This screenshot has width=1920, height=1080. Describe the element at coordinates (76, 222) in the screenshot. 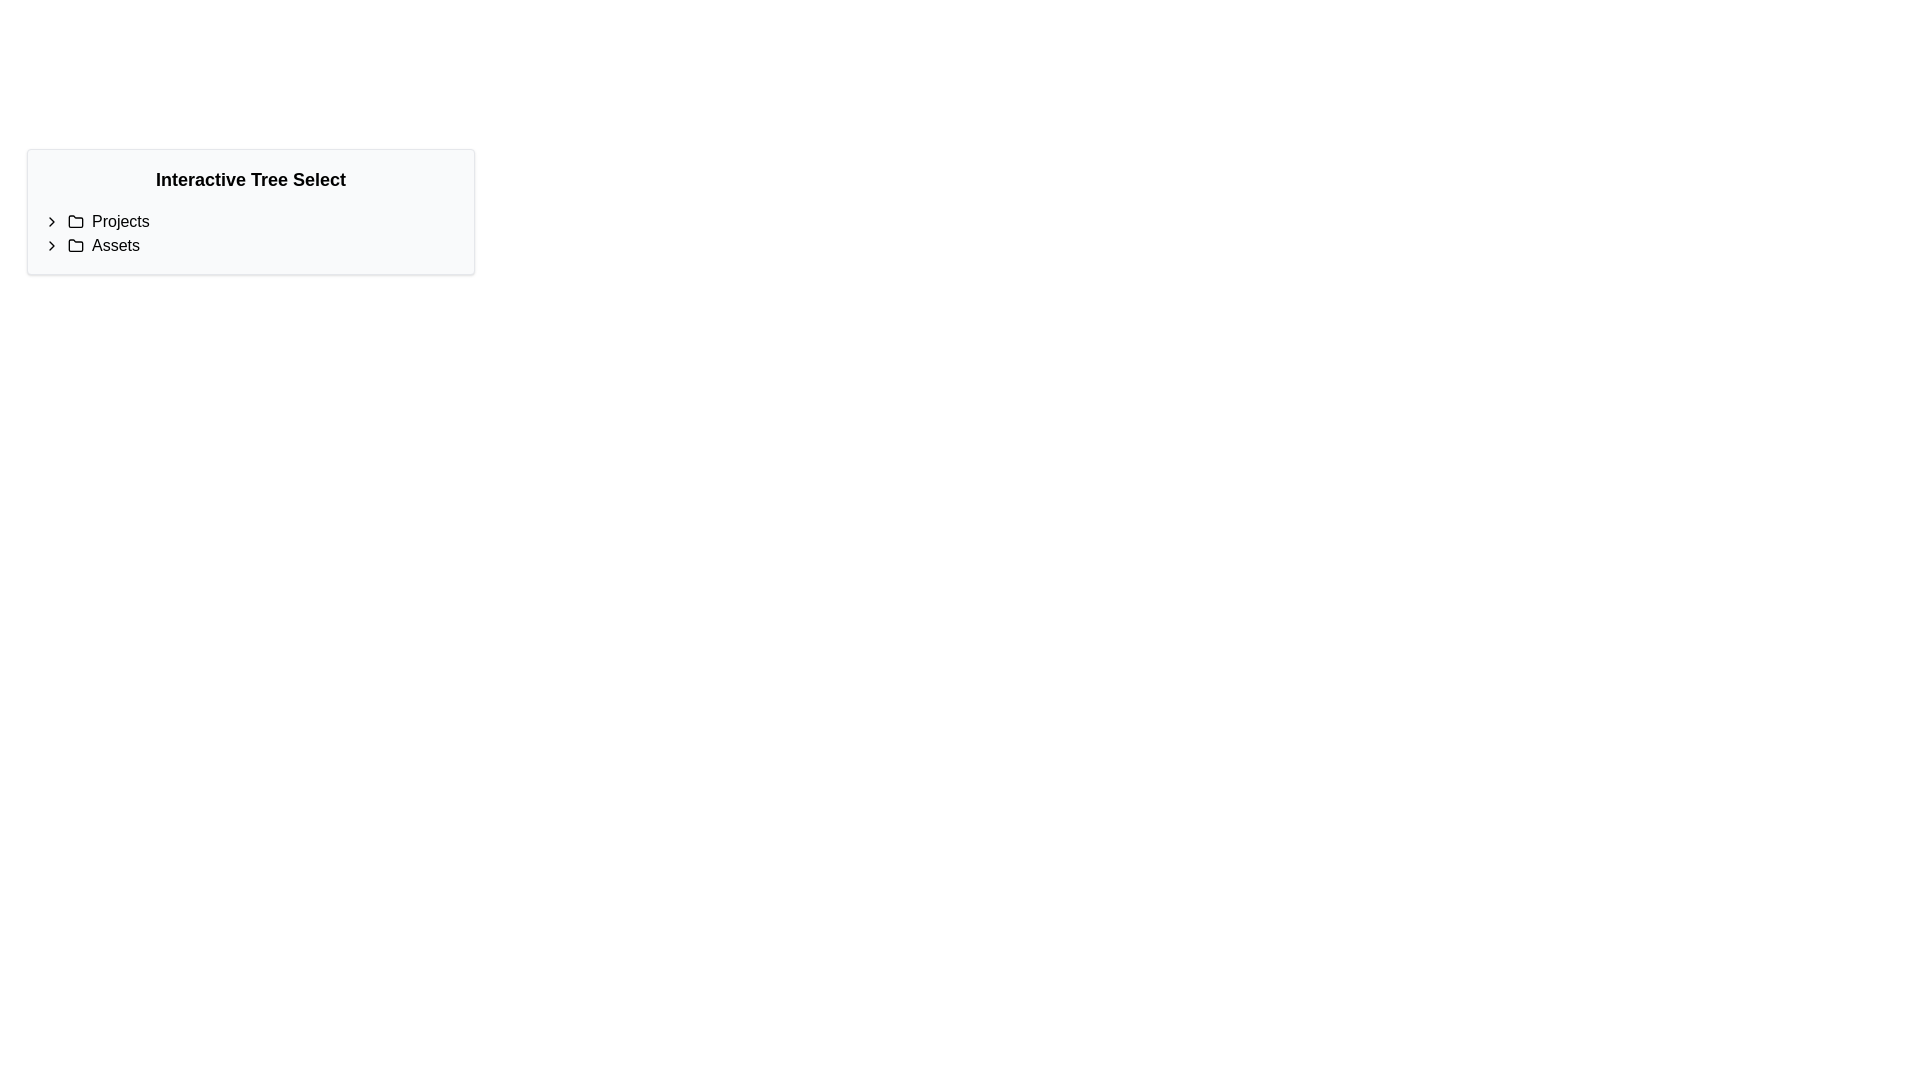

I see `the 'Projects' category icon in the 'Interactive Tree Select' section` at that location.